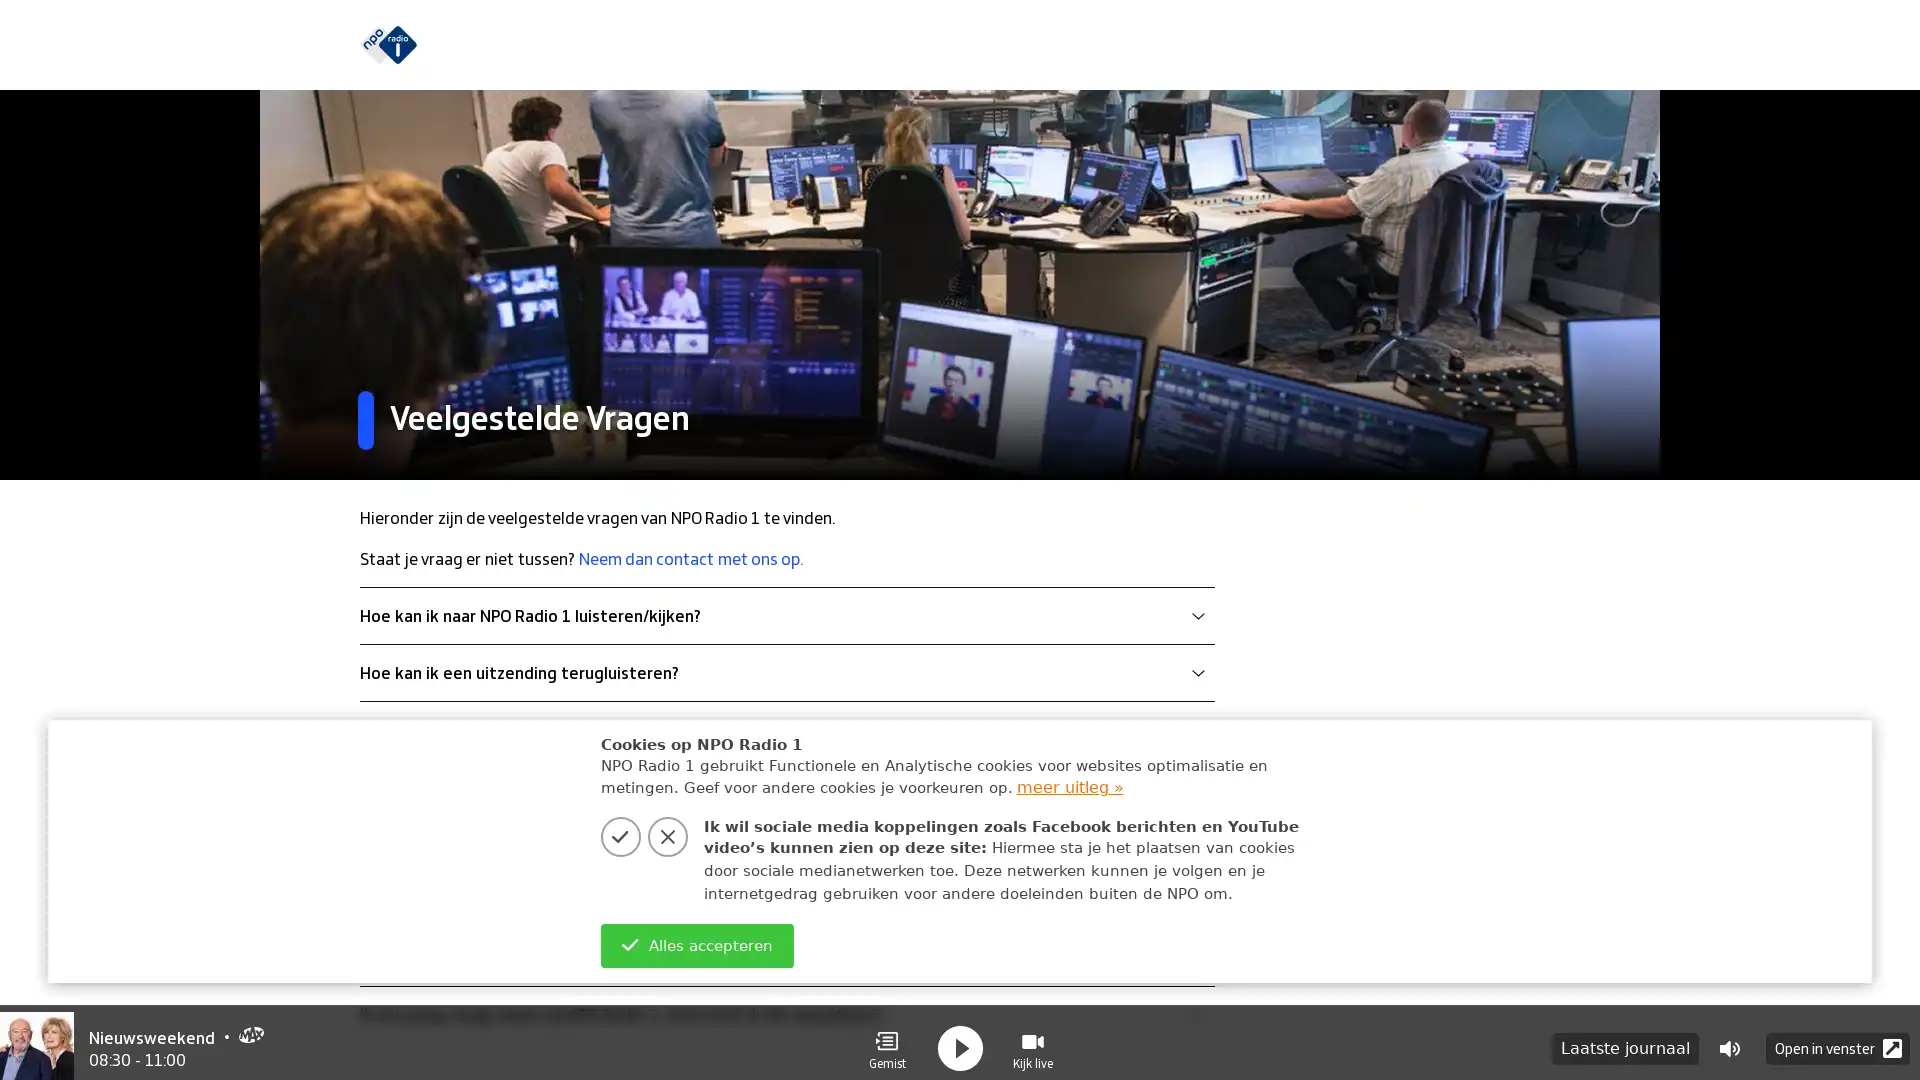 Image resolution: width=1920 pixels, height=1080 pixels. What do you see at coordinates (1838, 1036) in the screenshot?
I see `Open in venster Popup Icon` at bounding box center [1838, 1036].